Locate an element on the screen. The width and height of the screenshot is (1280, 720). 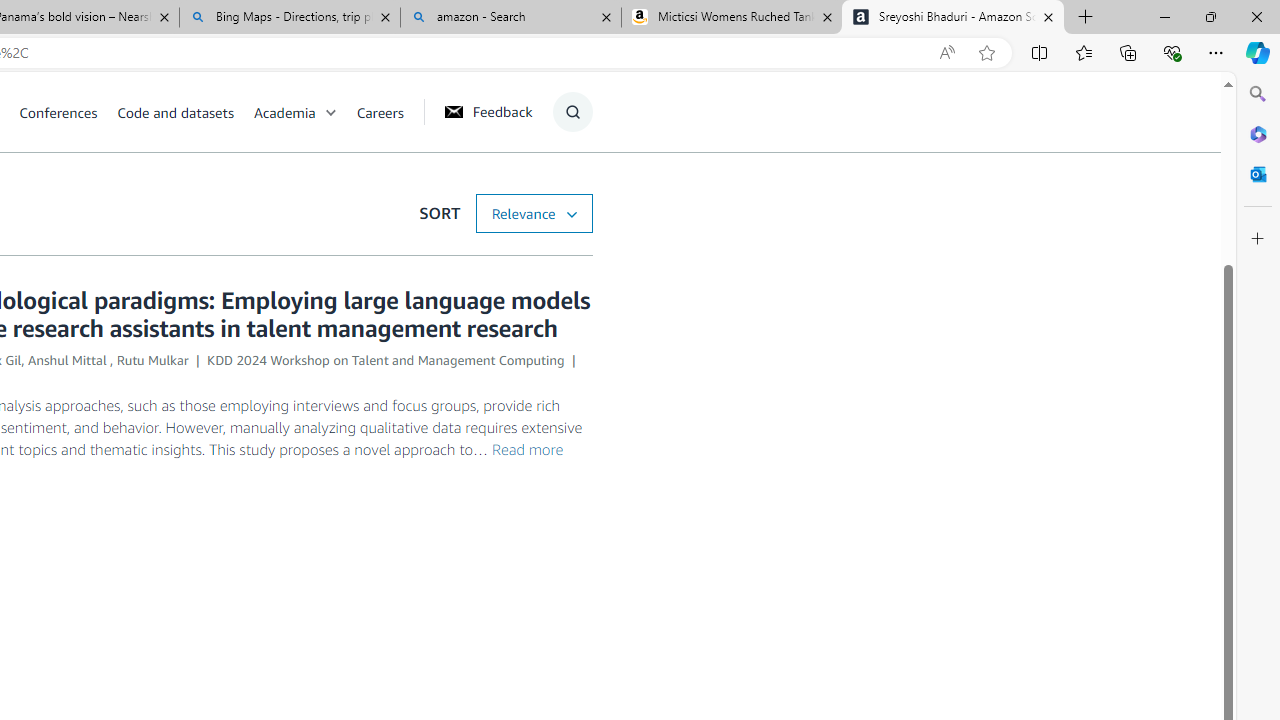
'Show Search Form' is located at coordinates (571, 111).